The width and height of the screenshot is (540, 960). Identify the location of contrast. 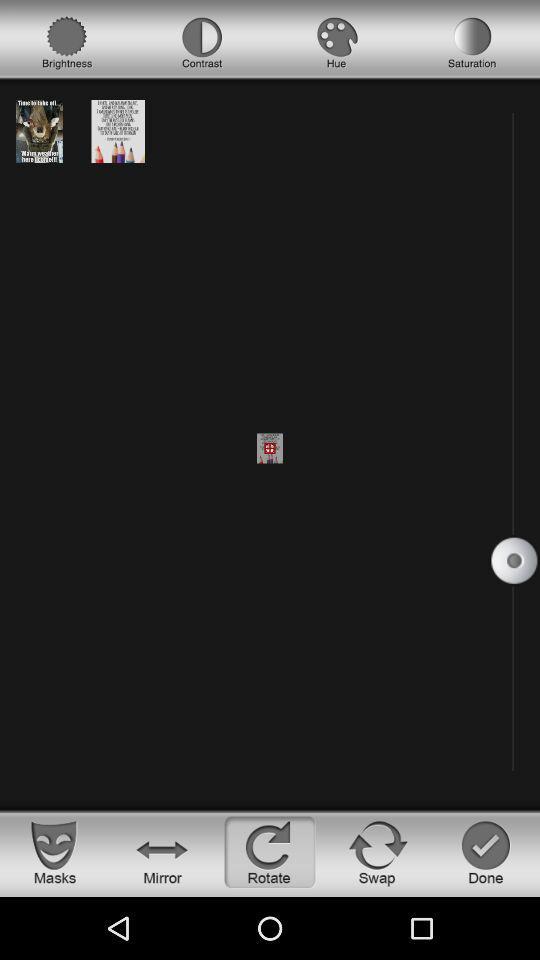
(202, 42).